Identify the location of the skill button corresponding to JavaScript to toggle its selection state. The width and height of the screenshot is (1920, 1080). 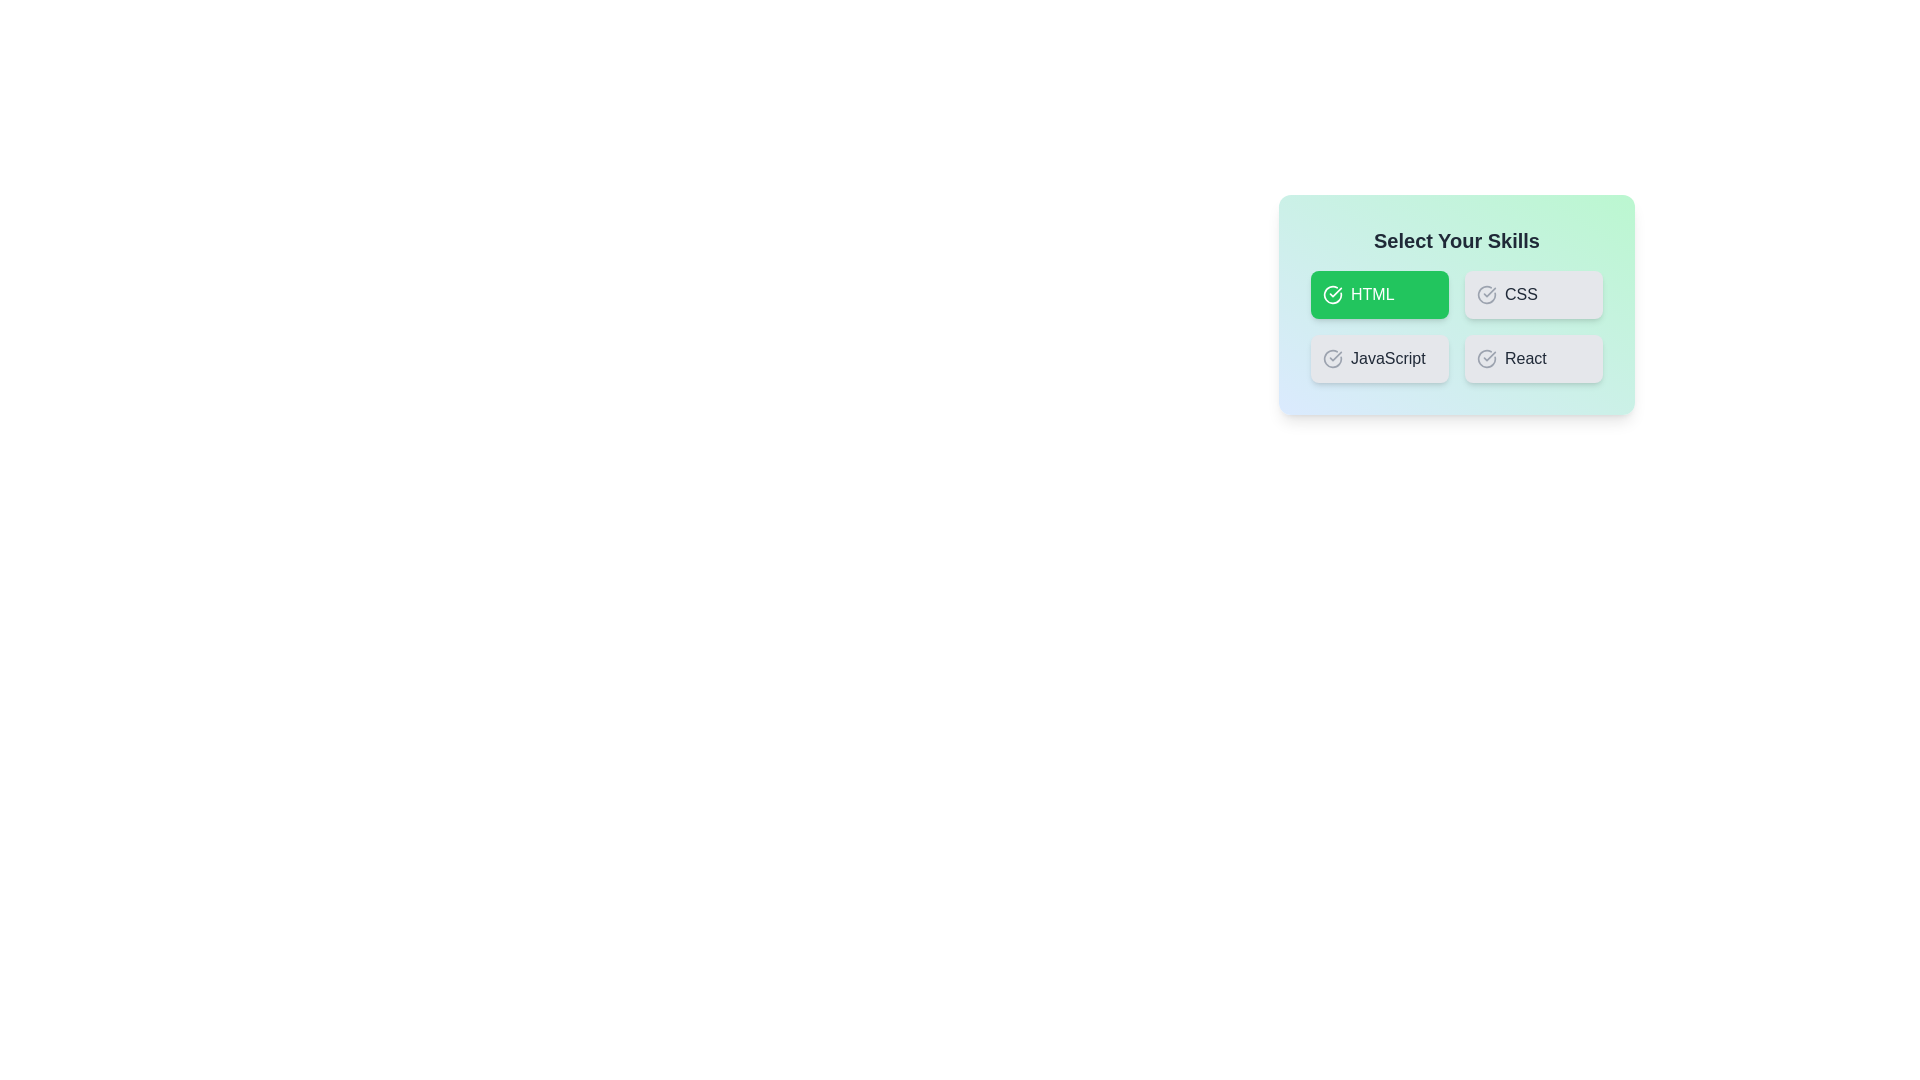
(1379, 357).